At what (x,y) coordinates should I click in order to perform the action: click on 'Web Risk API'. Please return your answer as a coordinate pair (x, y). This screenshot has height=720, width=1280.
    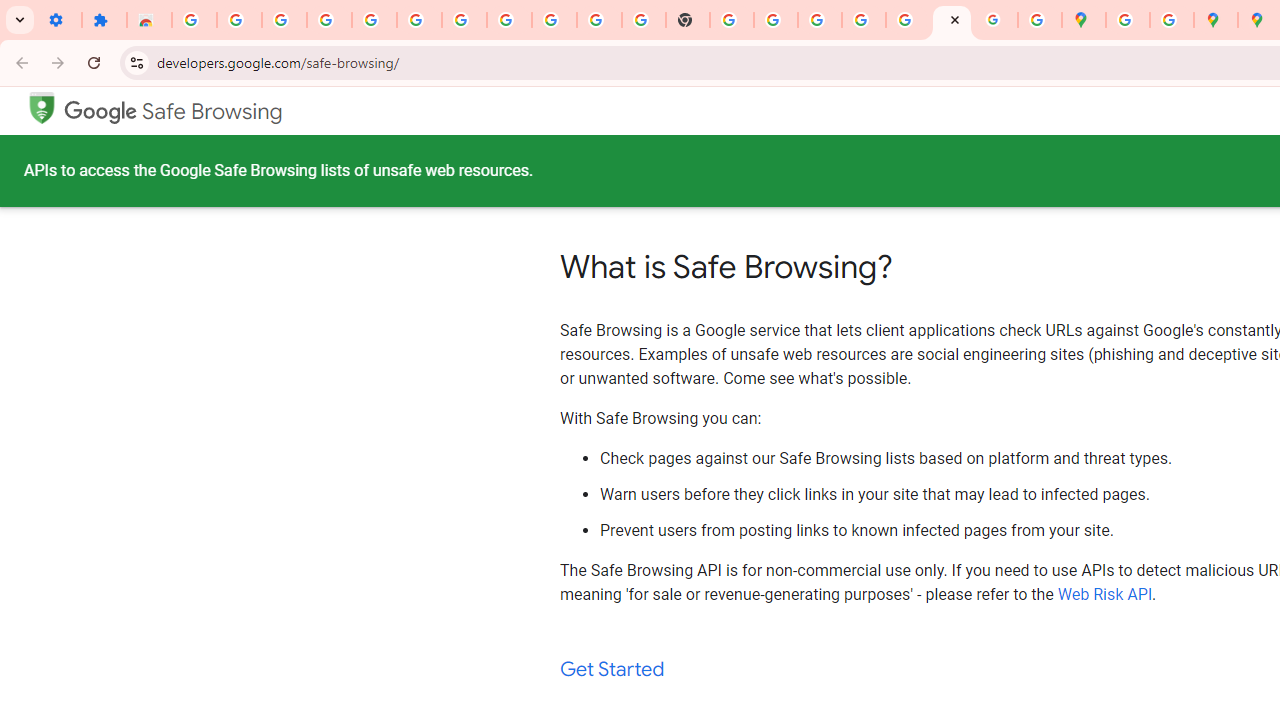
    Looking at the image, I should click on (1104, 593).